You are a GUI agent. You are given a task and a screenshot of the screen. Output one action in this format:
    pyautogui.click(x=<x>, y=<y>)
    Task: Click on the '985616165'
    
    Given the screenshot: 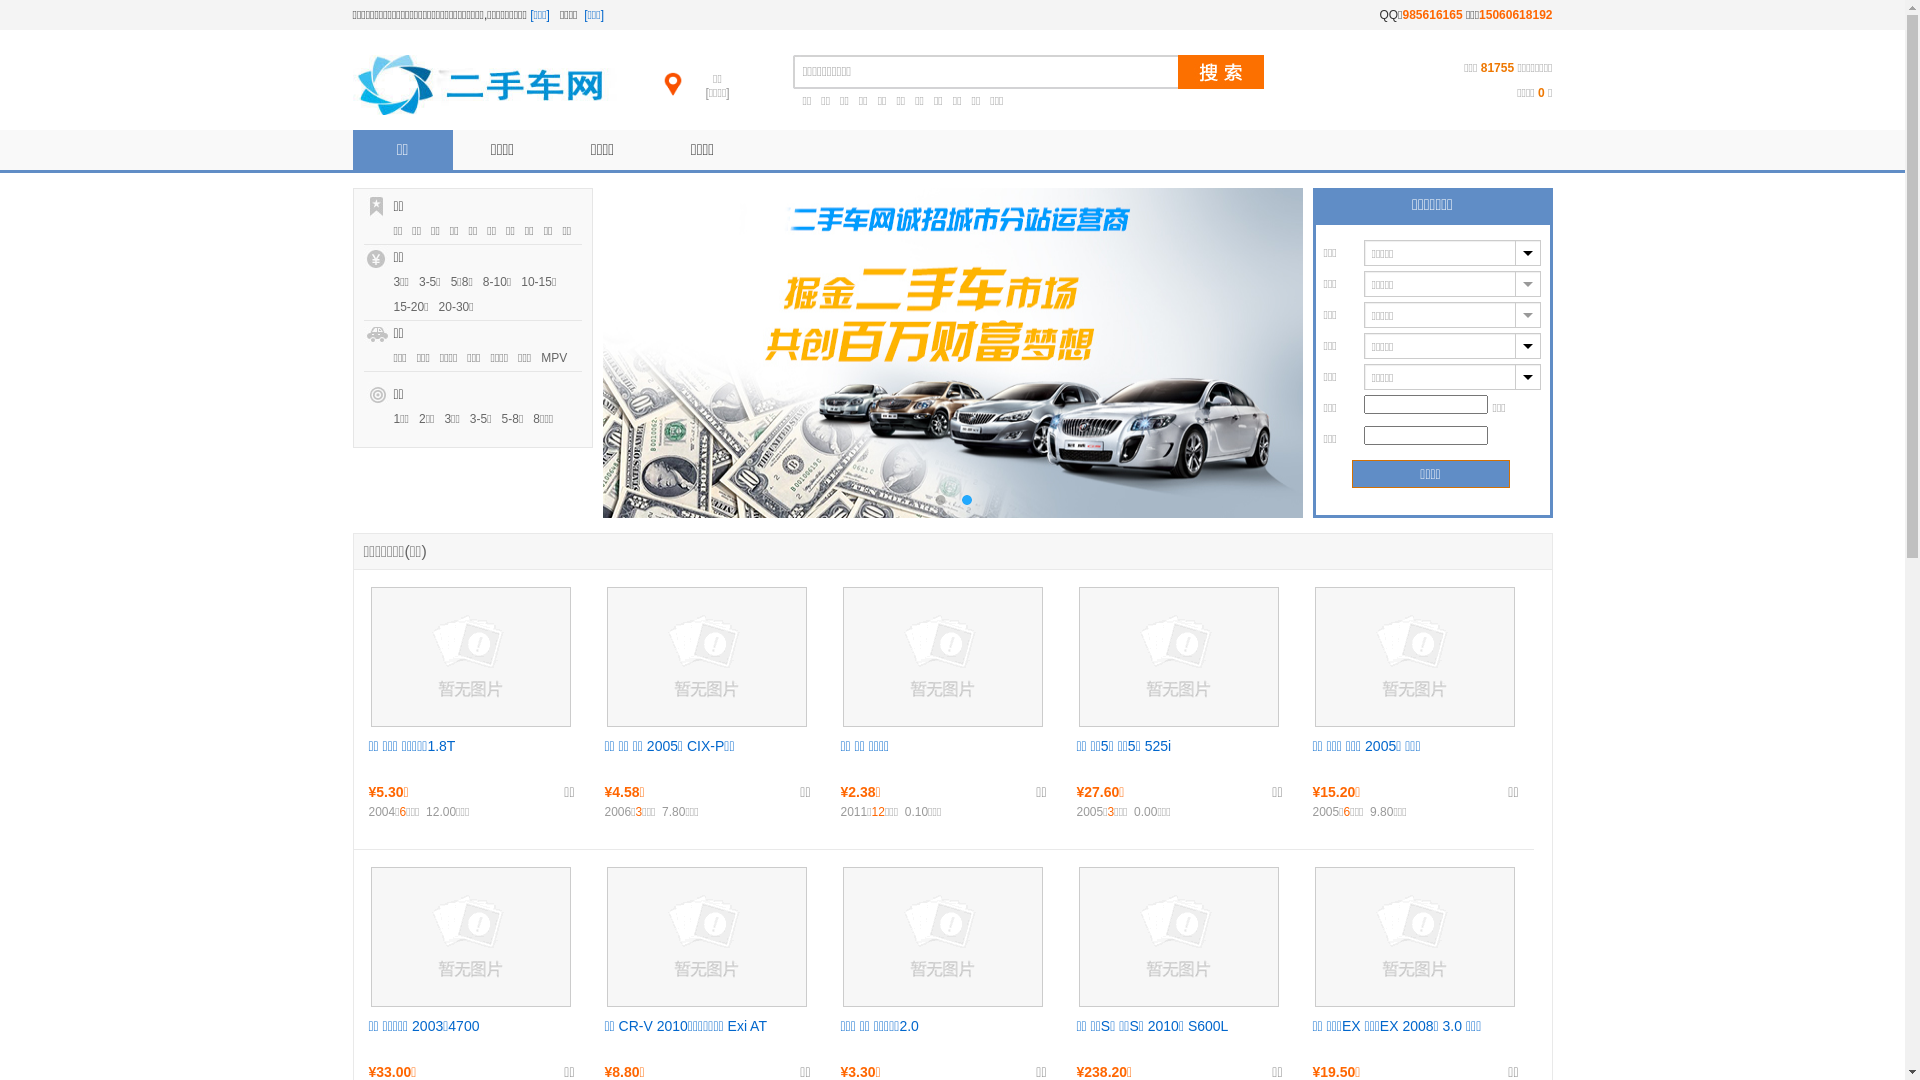 What is the action you would take?
    pyautogui.click(x=1432, y=15)
    